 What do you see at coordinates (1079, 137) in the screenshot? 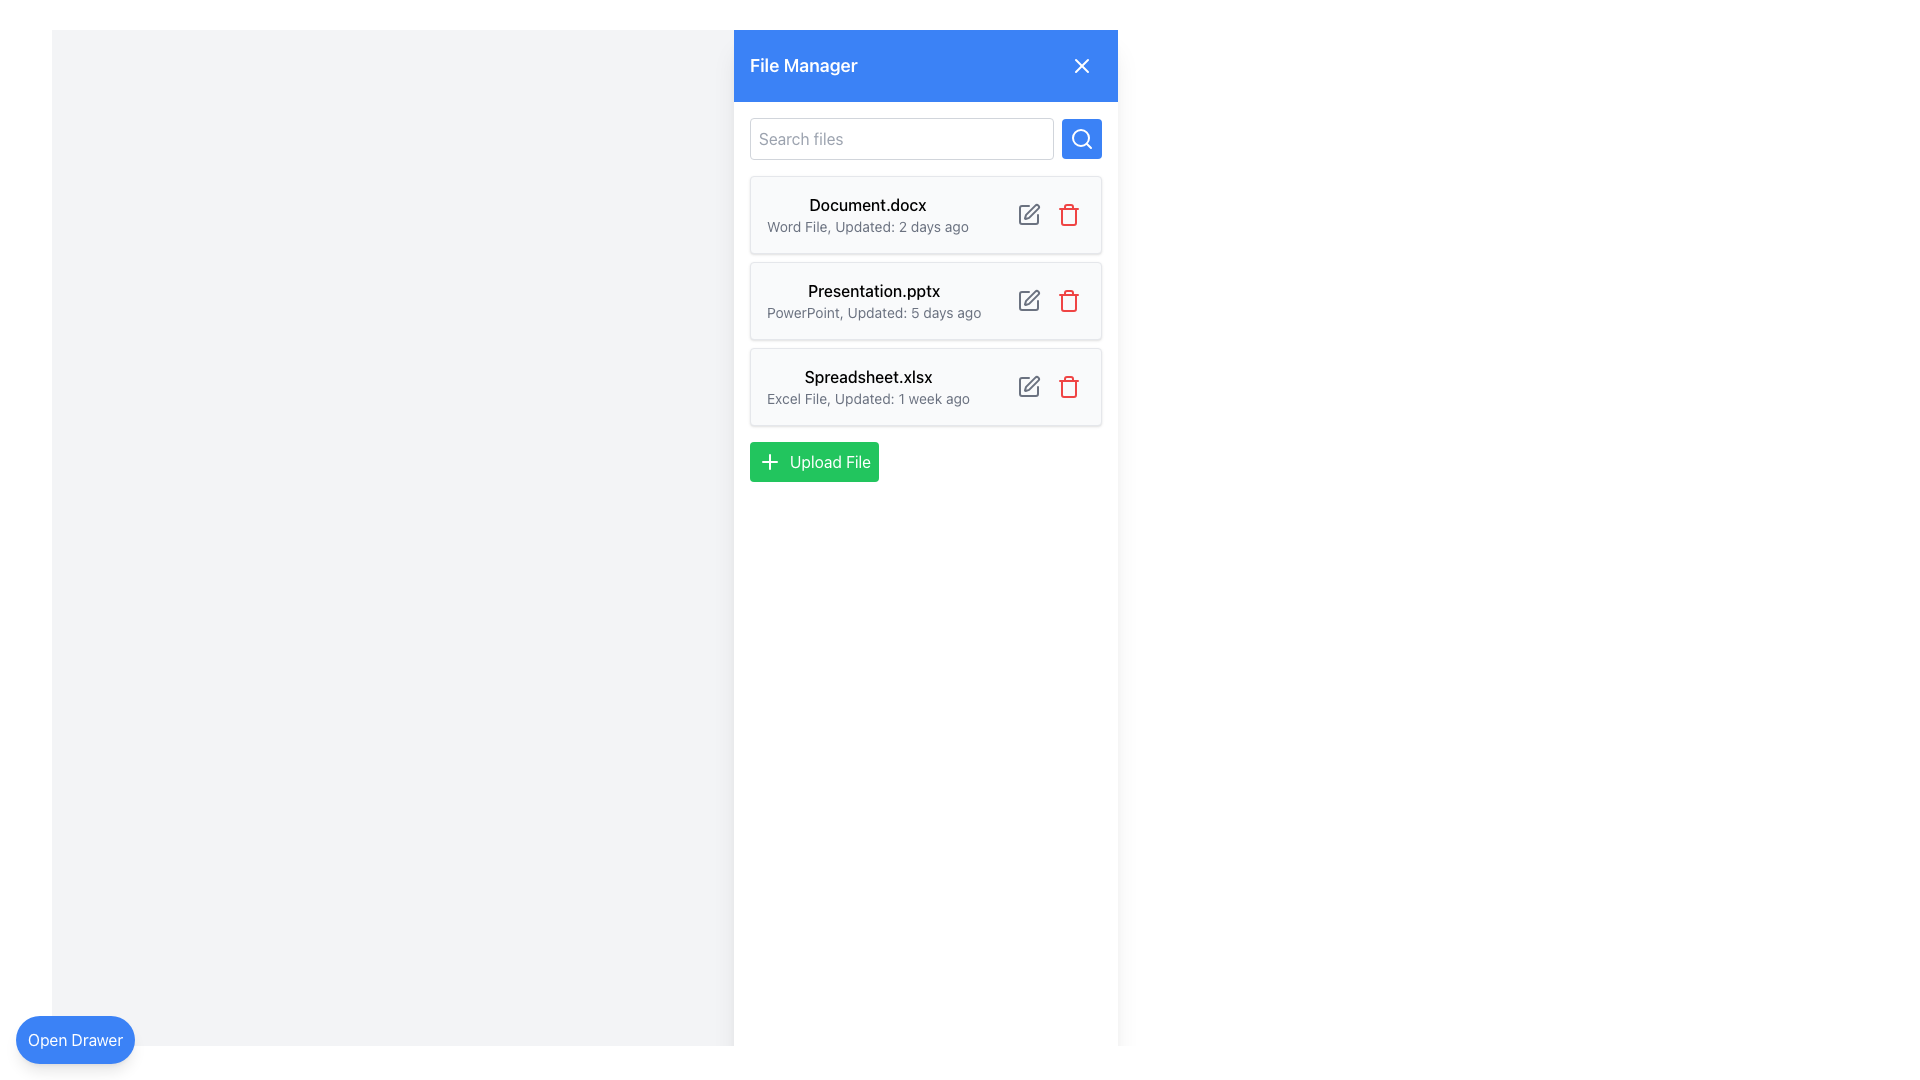
I see `the circular SVG element that represents the lens of the magnifying glass icon` at bounding box center [1079, 137].